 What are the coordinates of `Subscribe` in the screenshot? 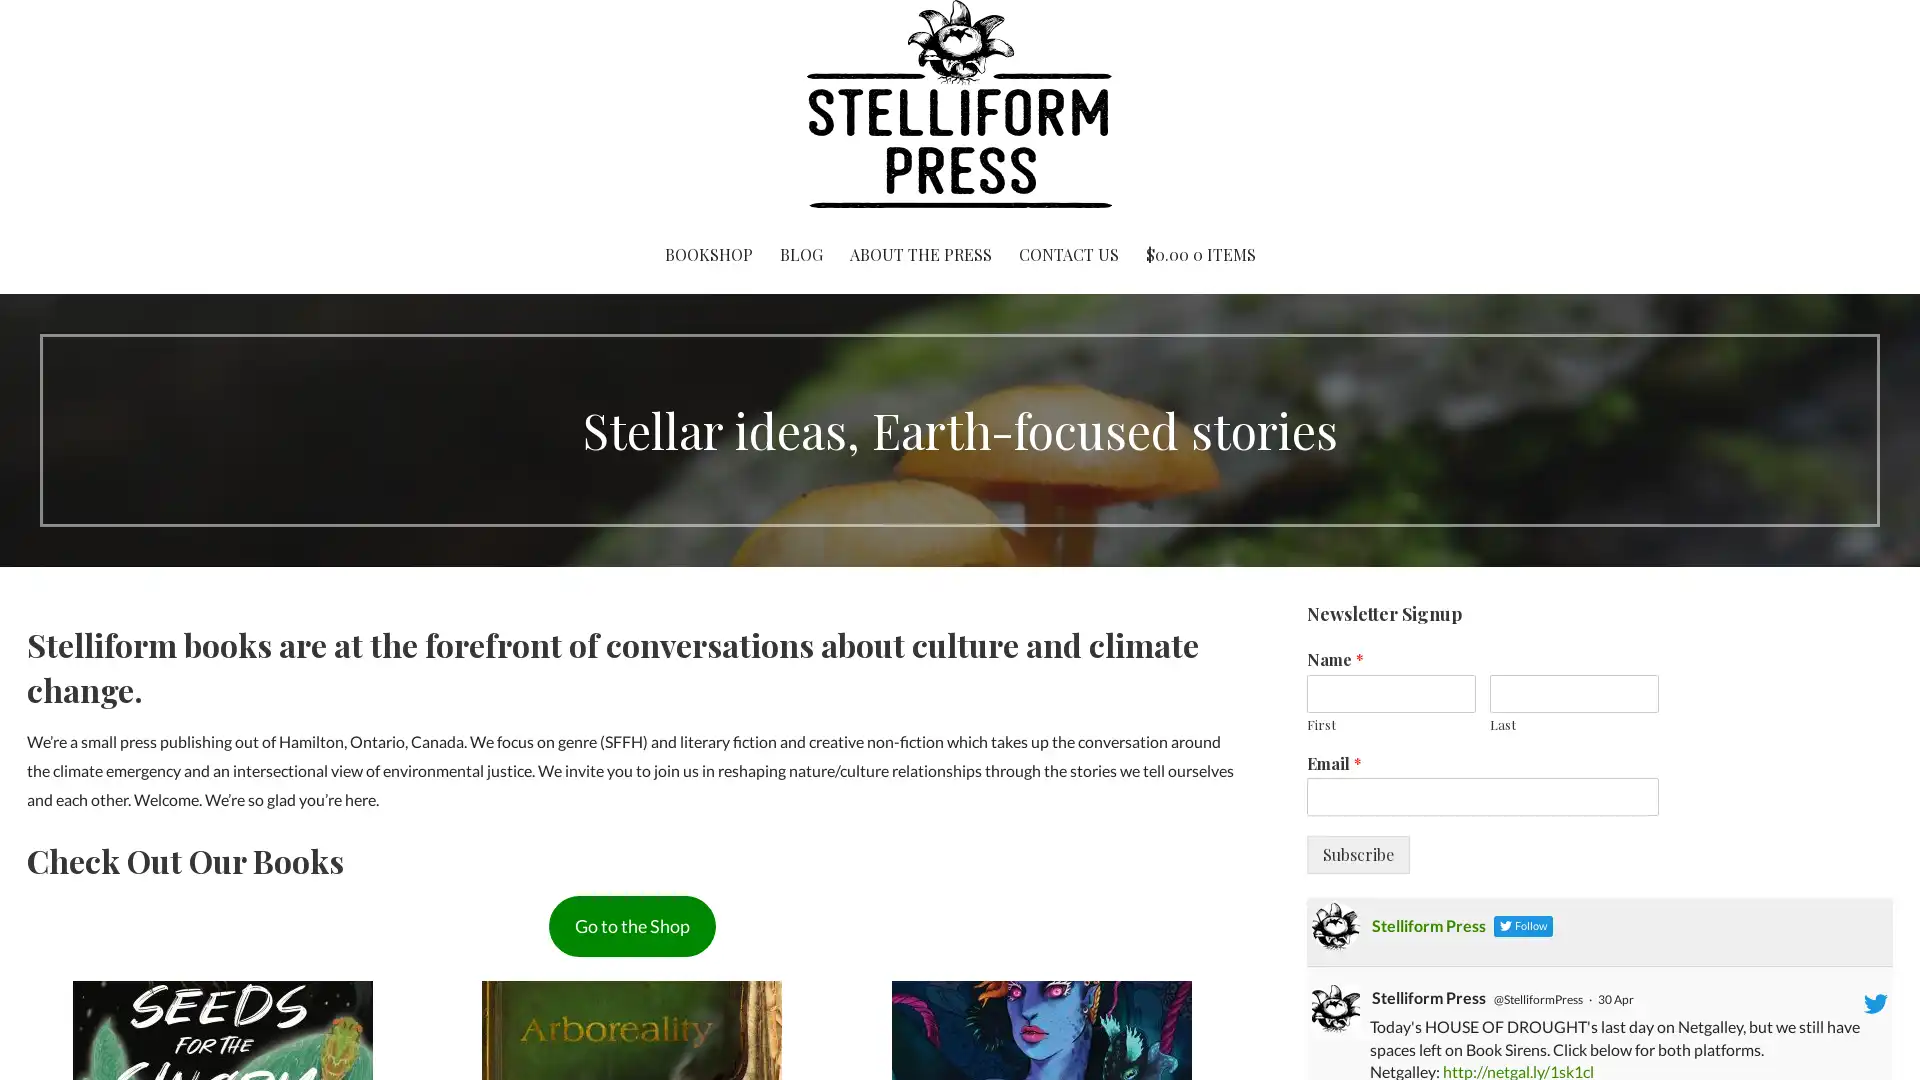 It's located at (1357, 855).